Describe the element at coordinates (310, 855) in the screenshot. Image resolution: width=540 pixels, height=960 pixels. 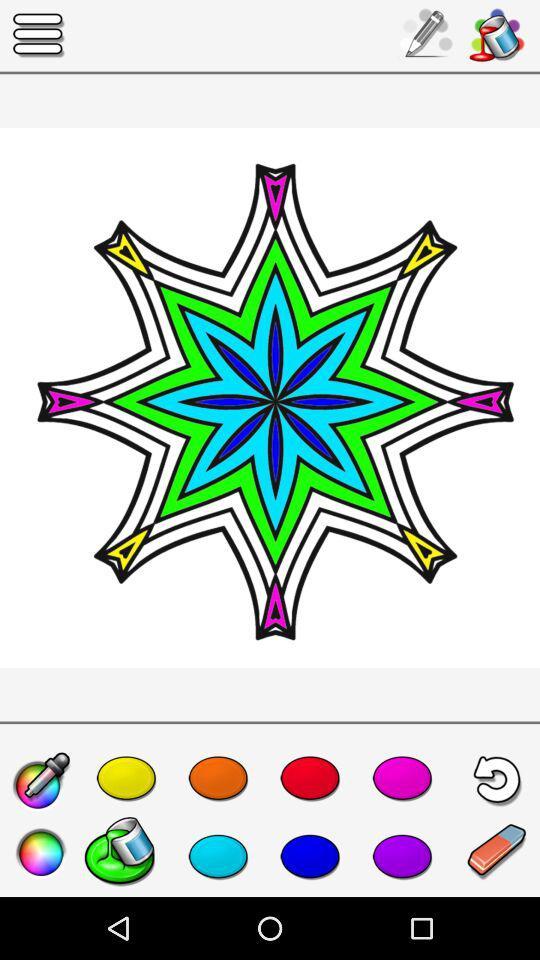
I see `the national_flag icon` at that location.